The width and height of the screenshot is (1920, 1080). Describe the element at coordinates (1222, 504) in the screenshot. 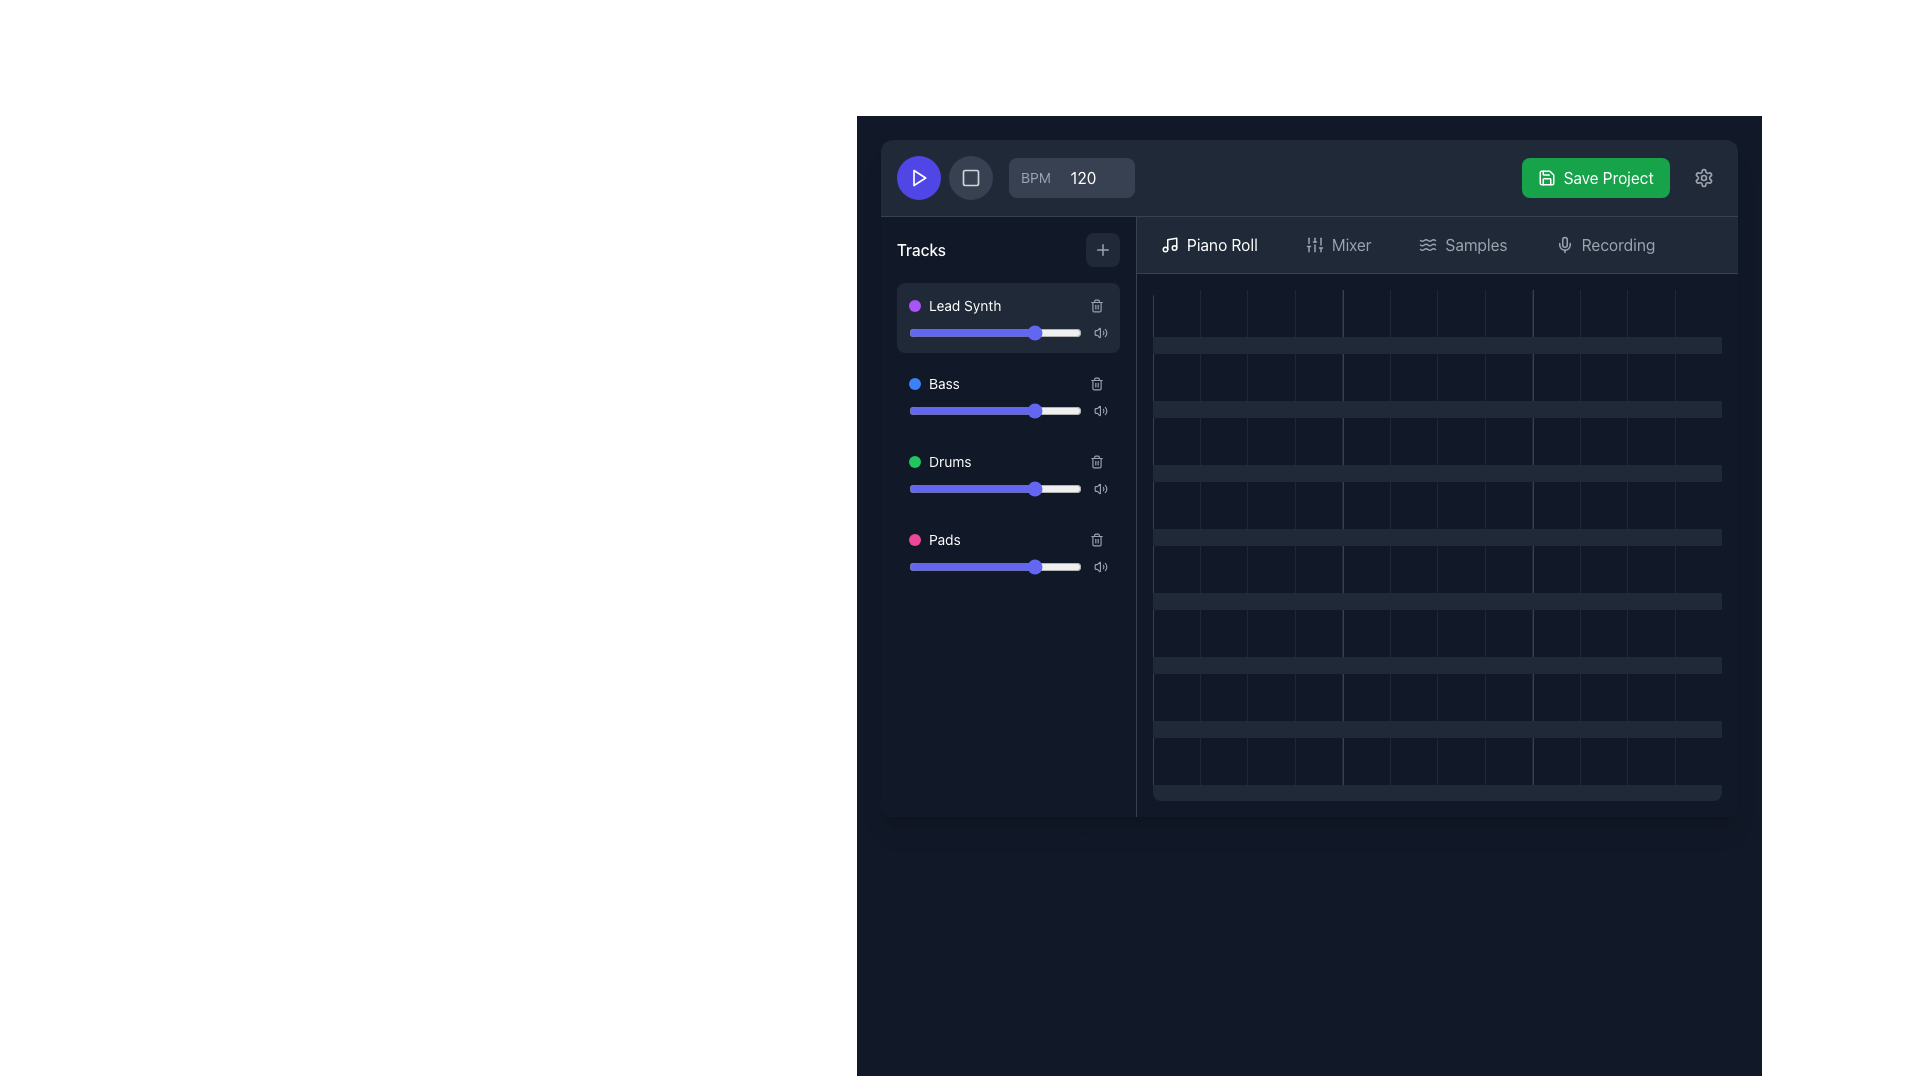

I see `the grid cell located` at that location.